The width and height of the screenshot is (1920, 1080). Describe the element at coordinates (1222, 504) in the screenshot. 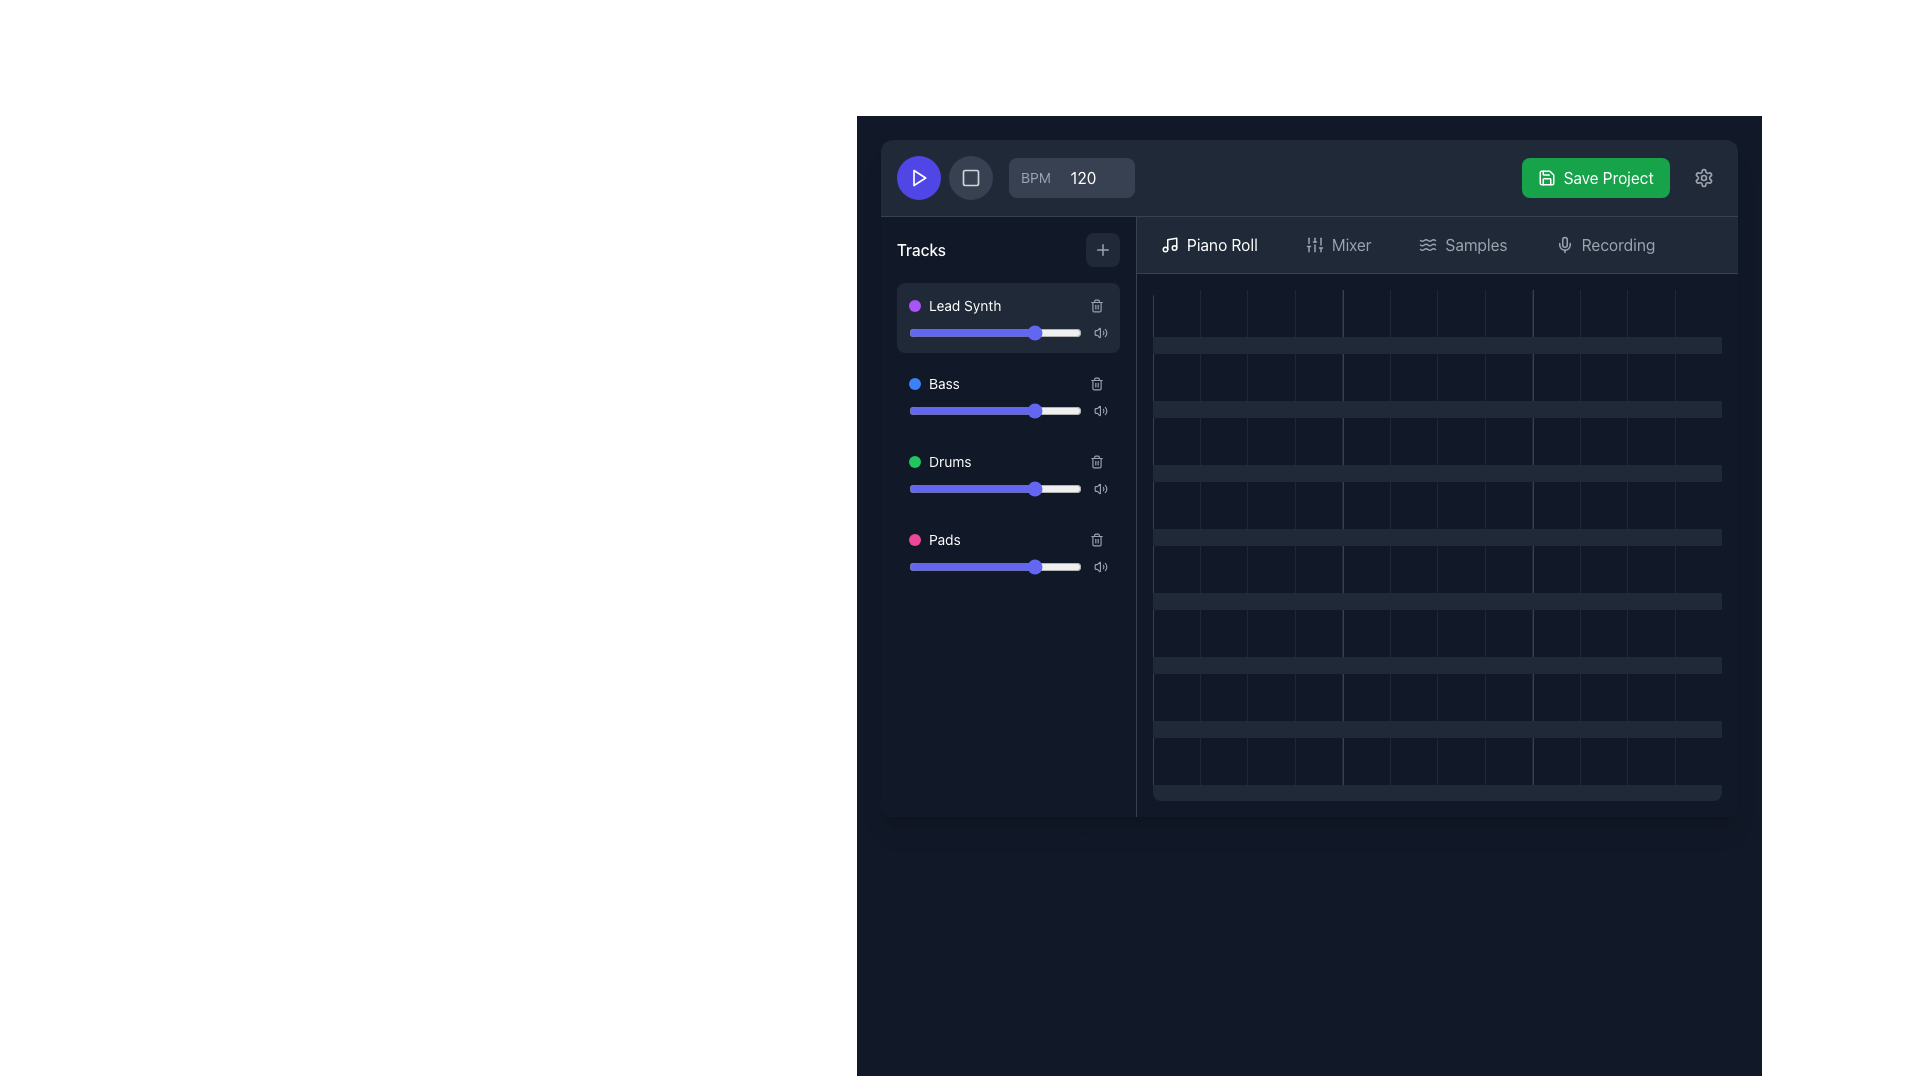

I see `the grid cell located` at that location.